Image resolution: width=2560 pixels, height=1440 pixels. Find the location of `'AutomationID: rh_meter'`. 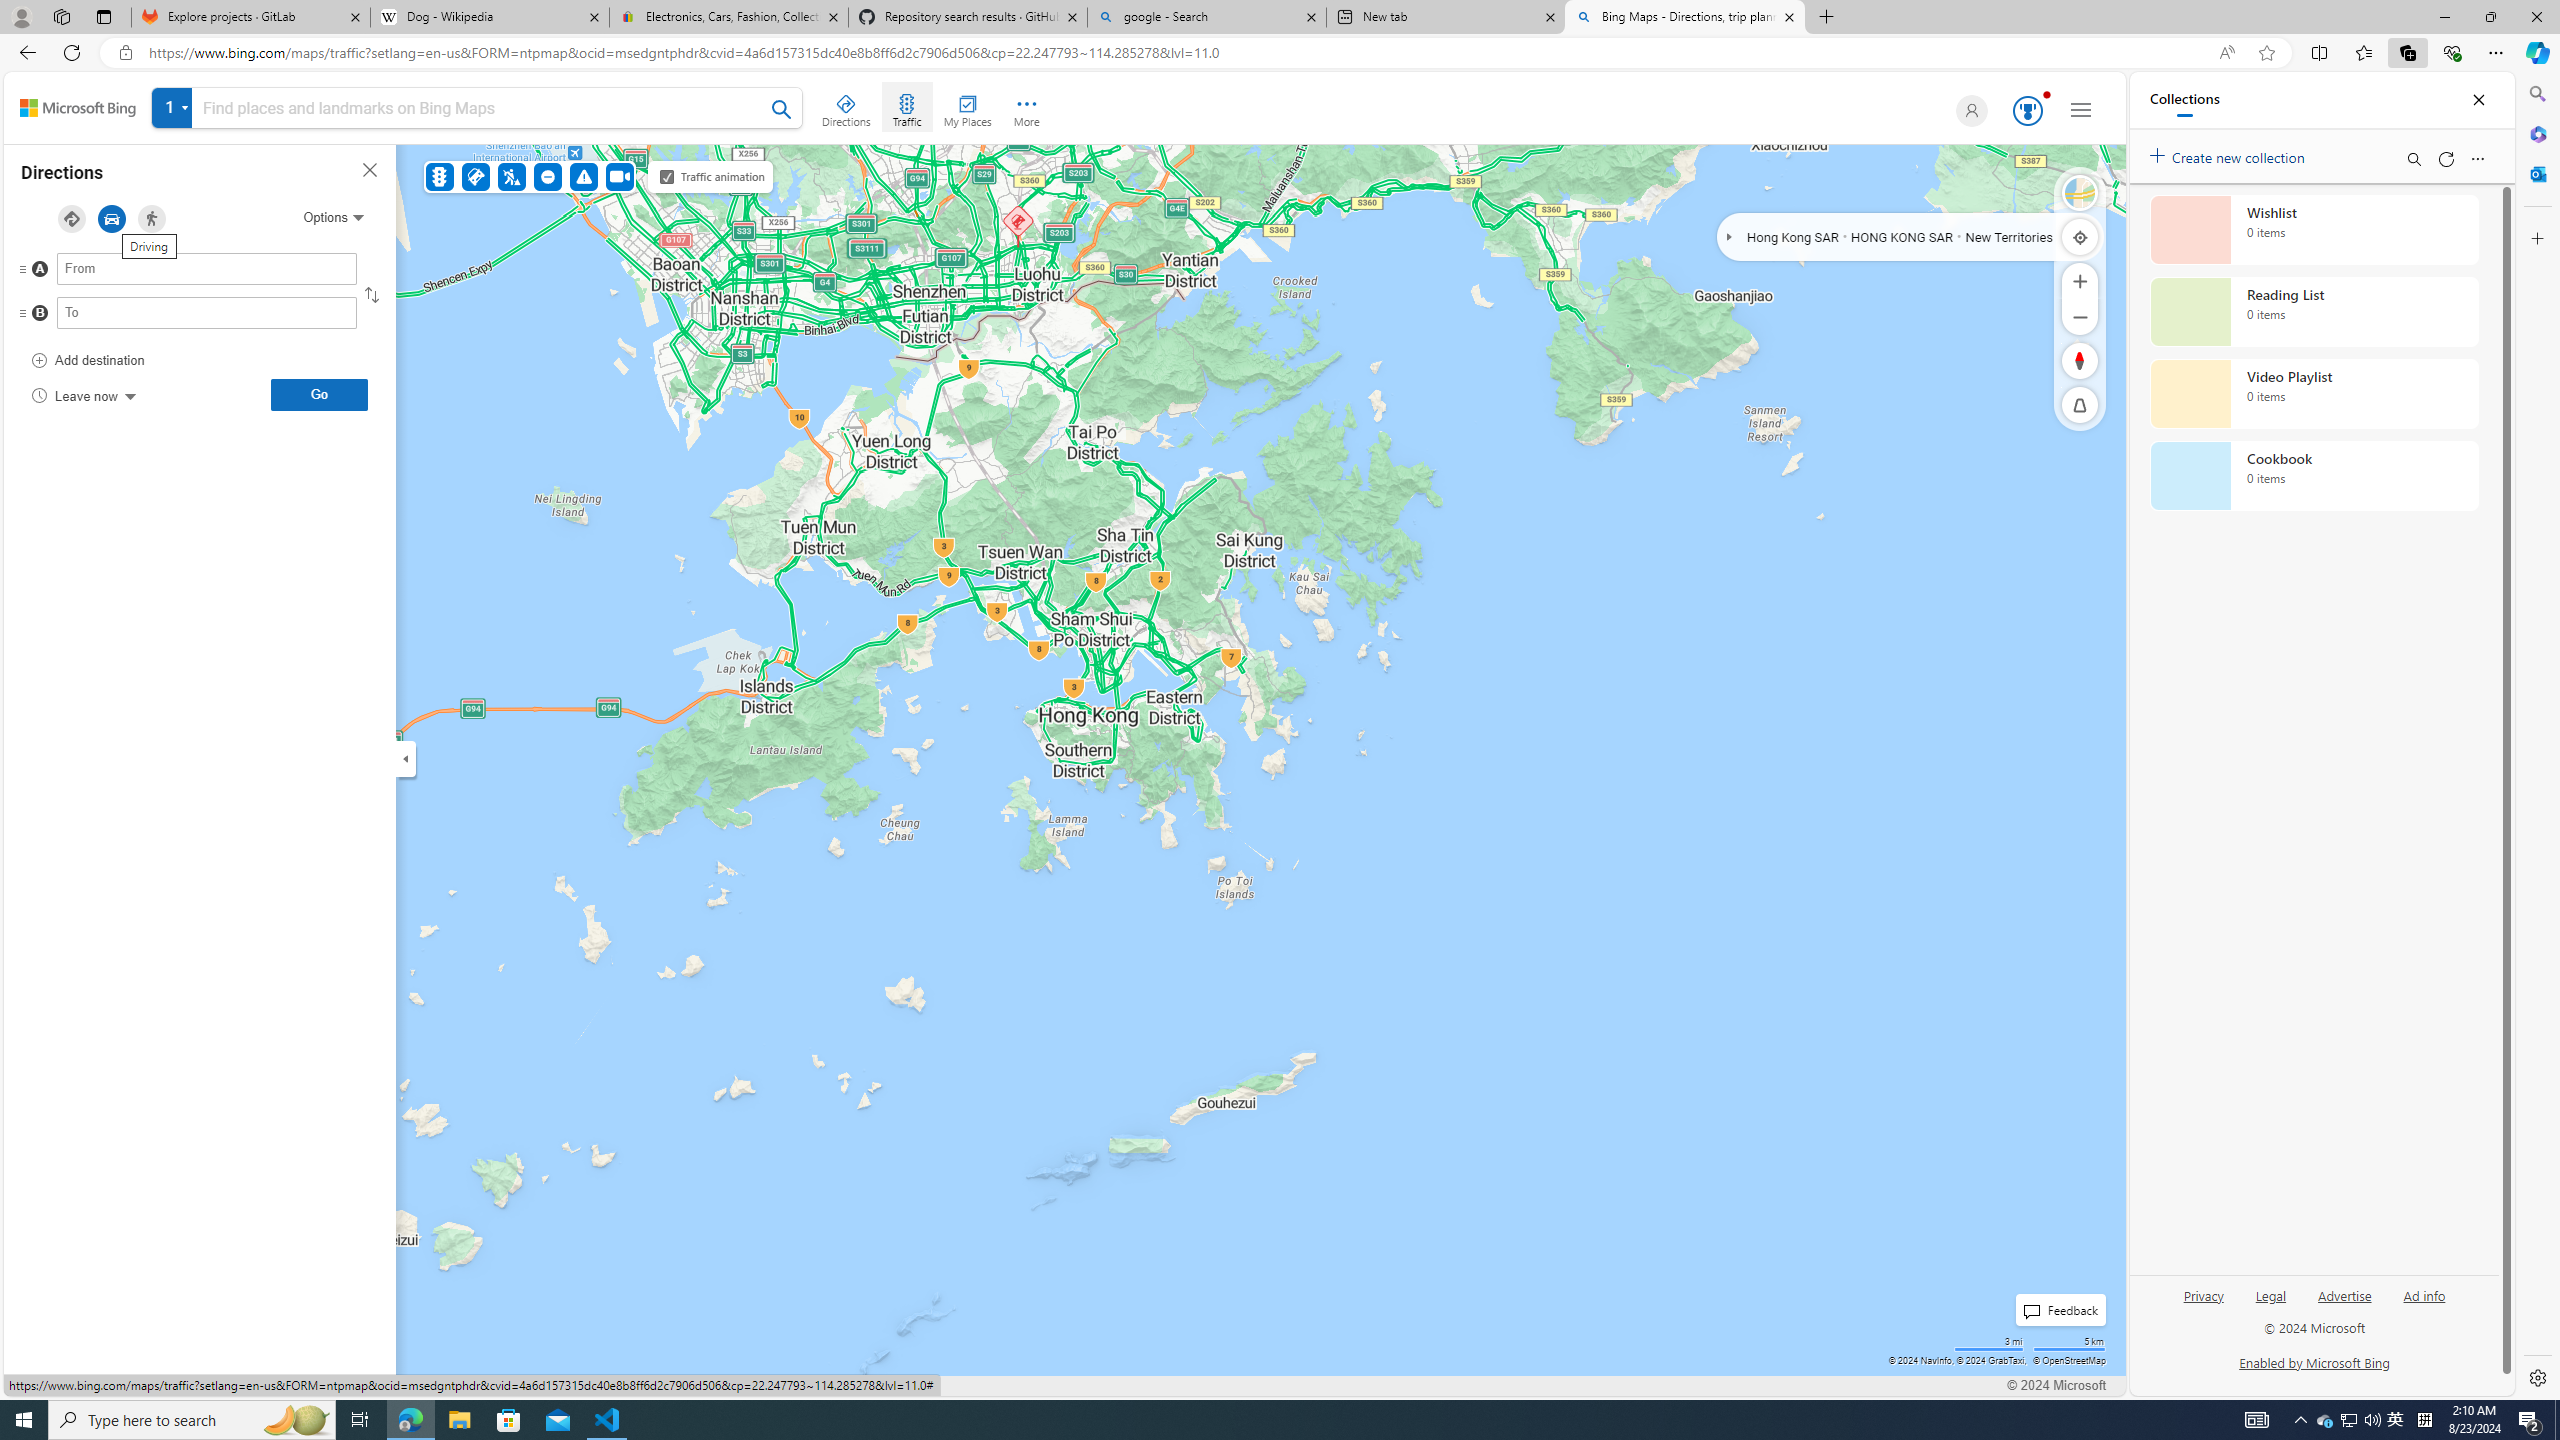

'AutomationID: rh_meter' is located at coordinates (2026, 110).